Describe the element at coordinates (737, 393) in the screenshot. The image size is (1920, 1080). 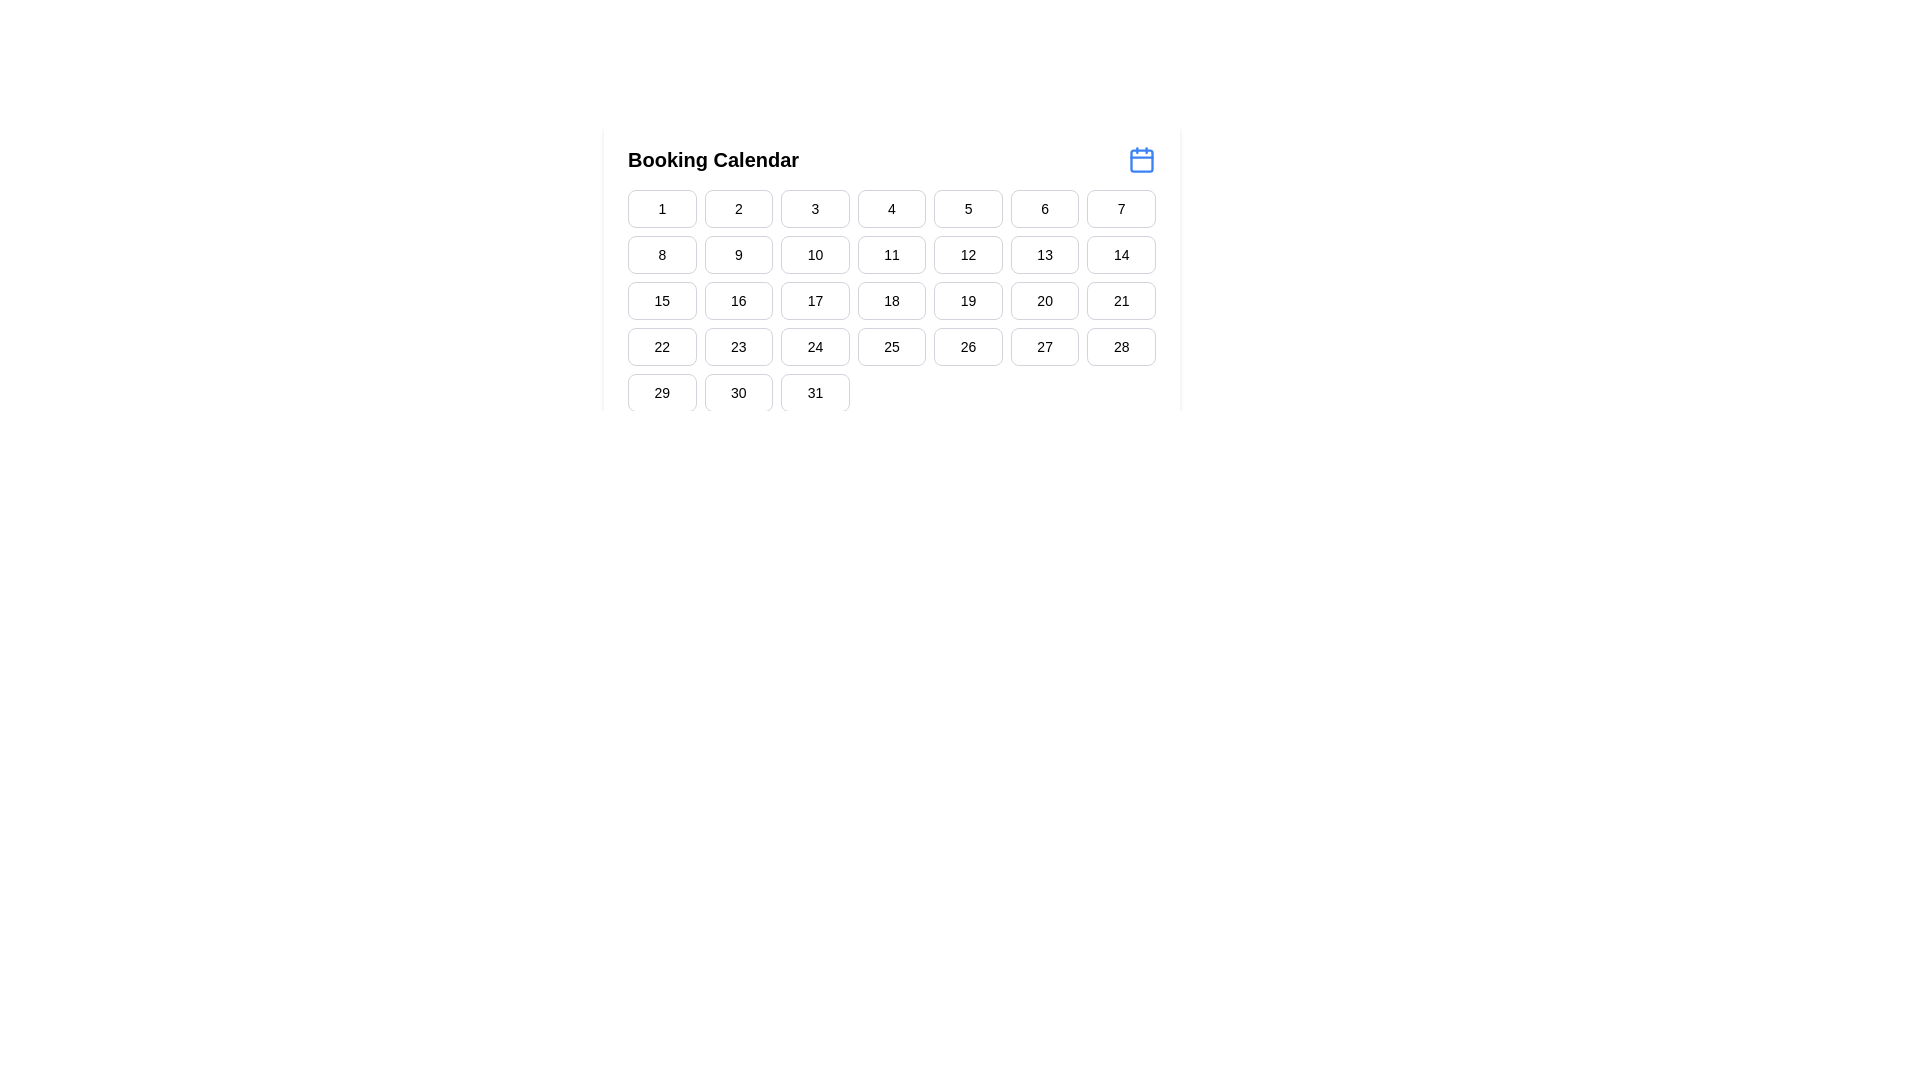
I see `the button labeled '30' in the Booking Calendar group, which is a rectangular button with a white background and a thin gray border, located before the button '31'` at that location.